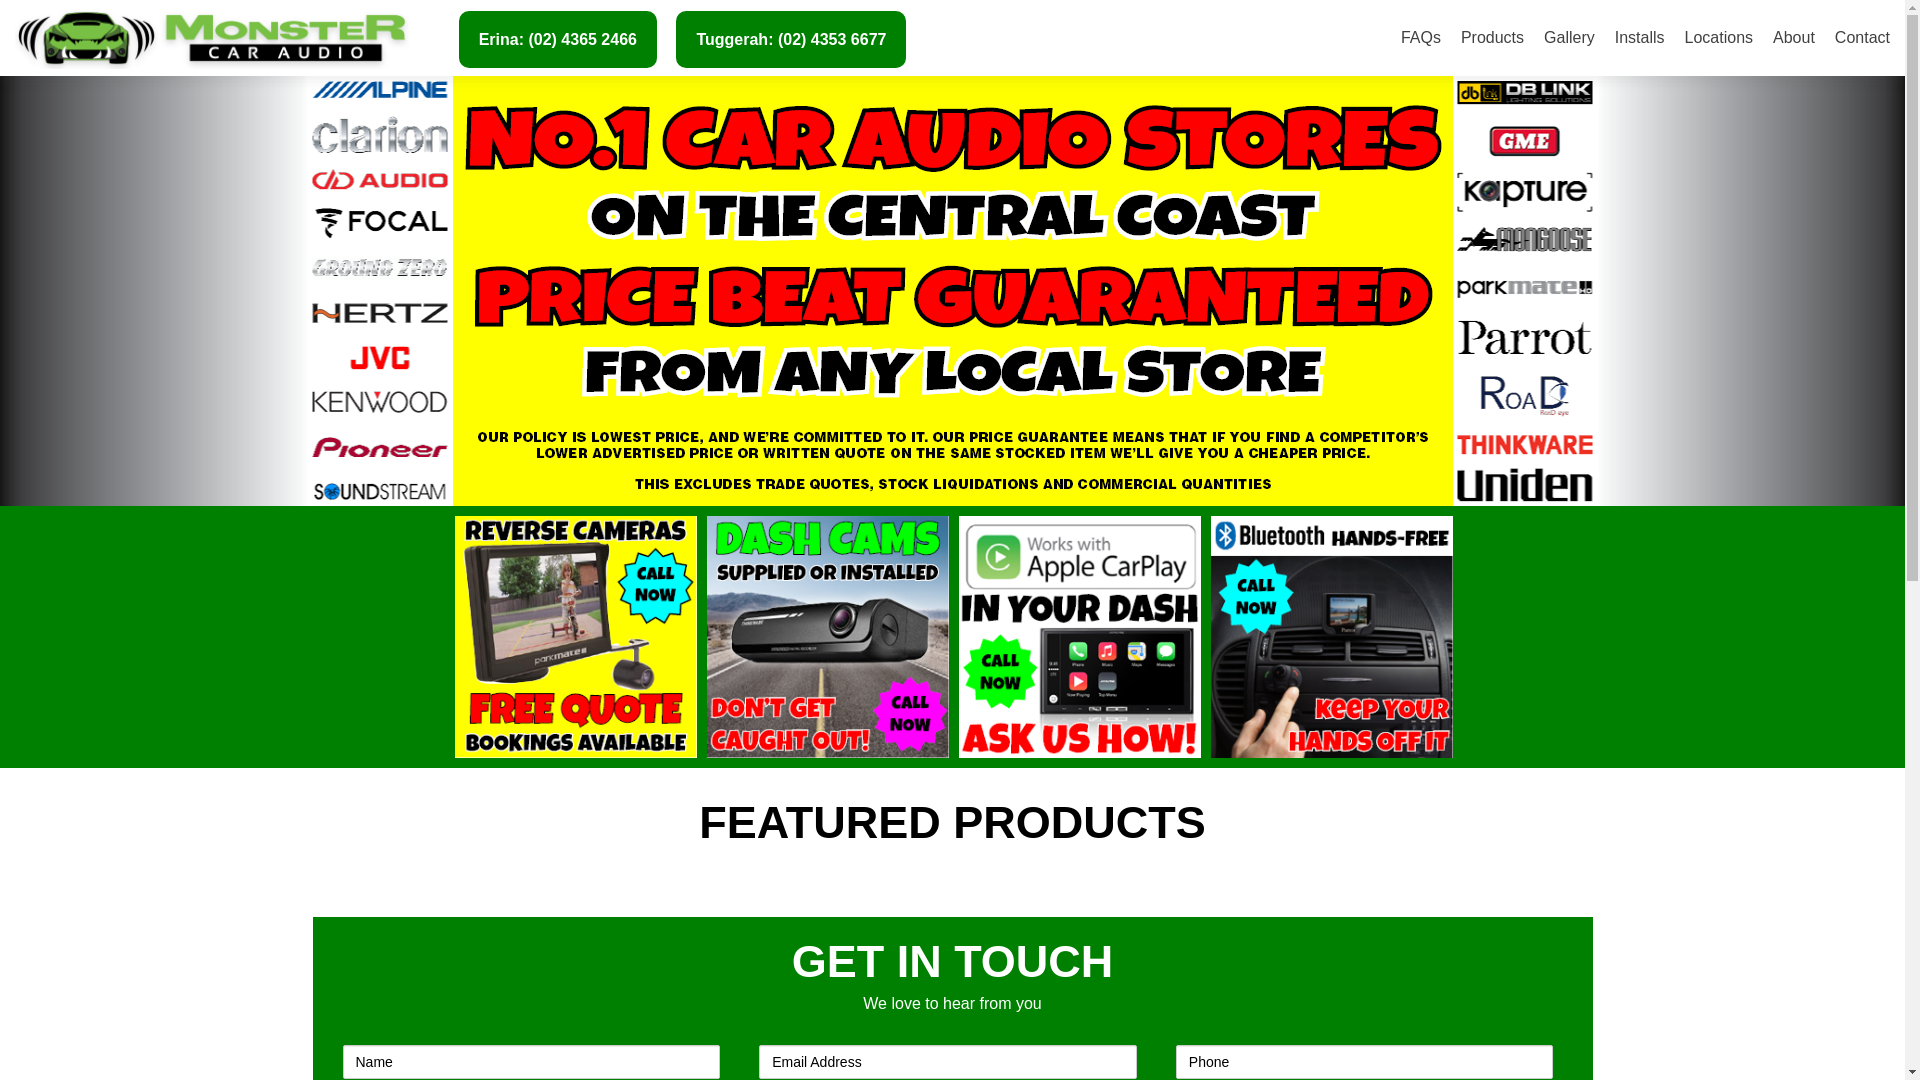 The width and height of the screenshot is (1920, 1080). I want to click on 'Installs', so click(1614, 37).